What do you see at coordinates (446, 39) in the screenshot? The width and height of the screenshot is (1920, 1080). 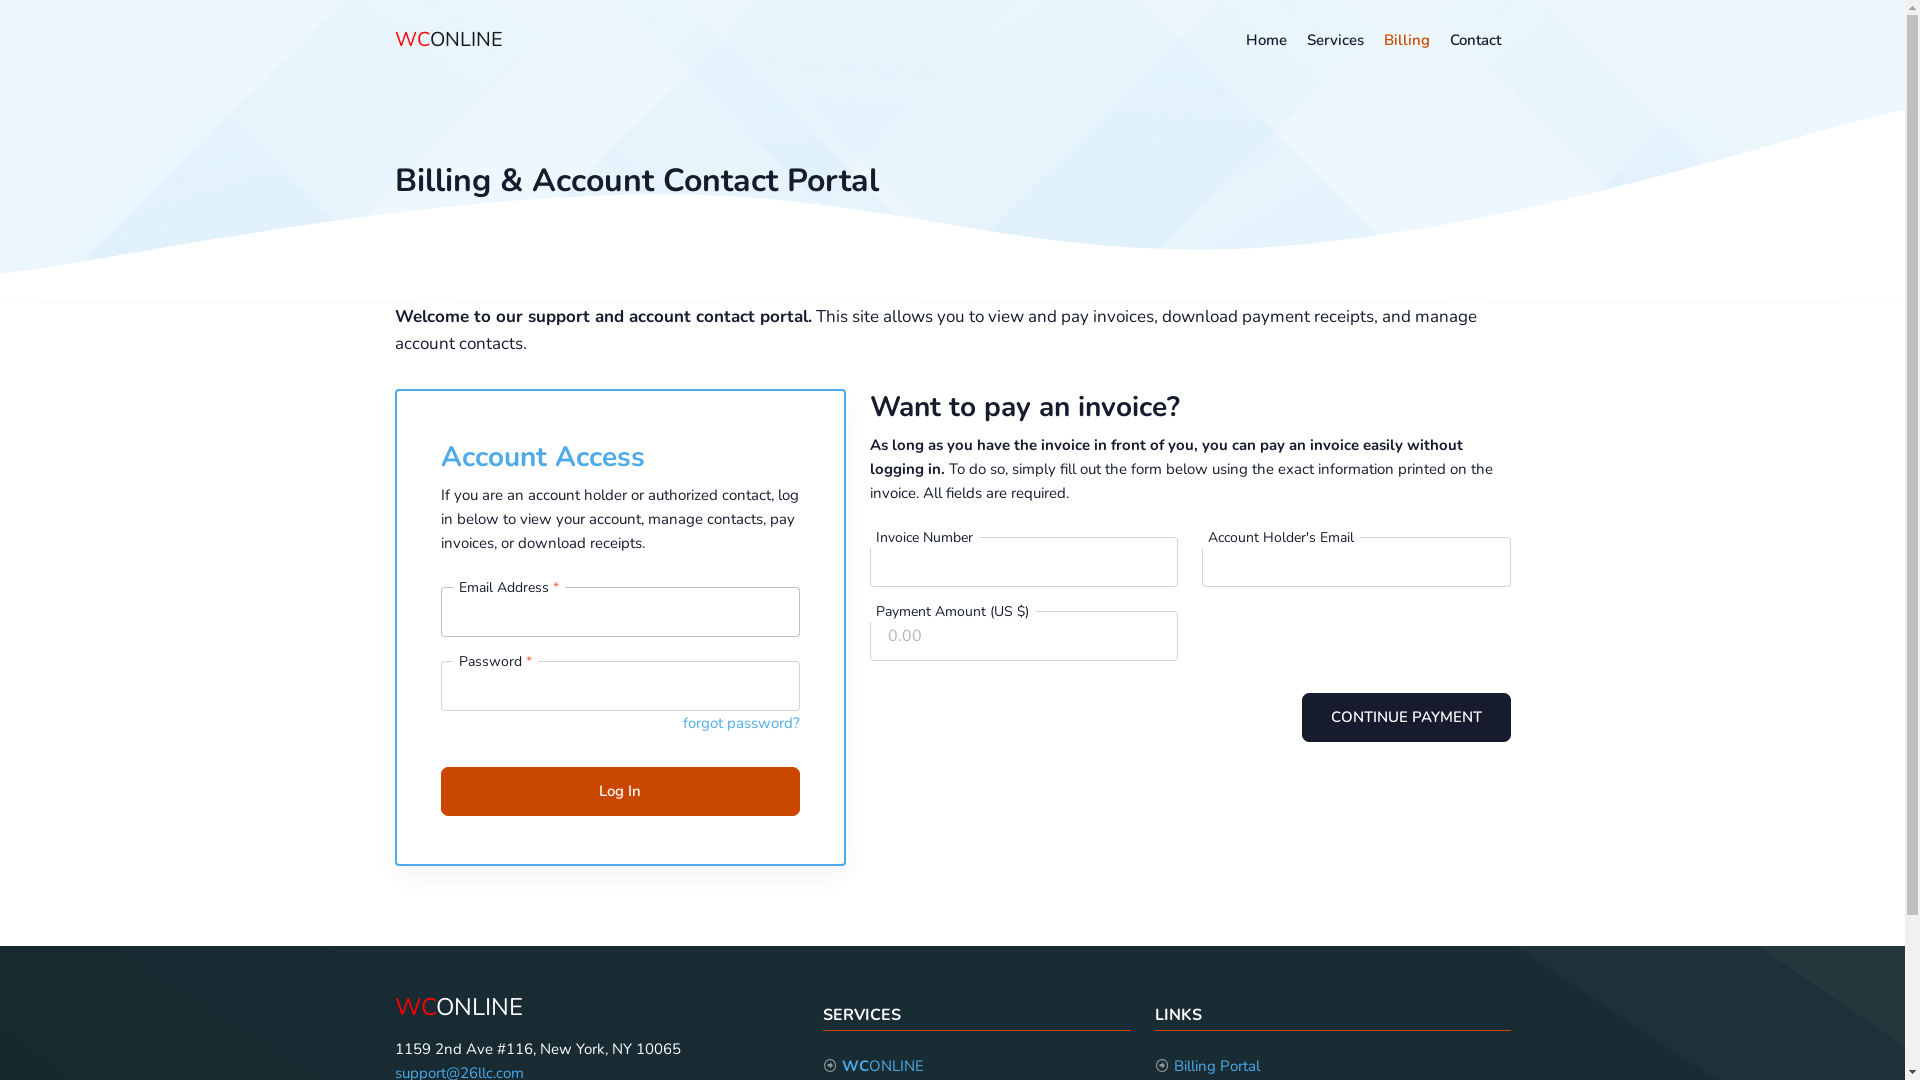 I see `'WCONLINE'` at bounding box center [446, 39].